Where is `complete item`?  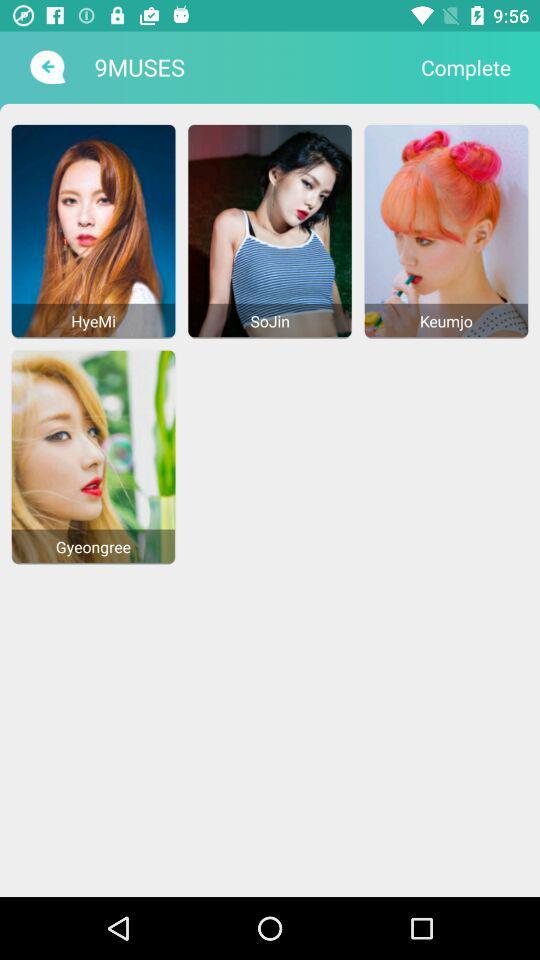
complete item is located at coordinates (466, 67).